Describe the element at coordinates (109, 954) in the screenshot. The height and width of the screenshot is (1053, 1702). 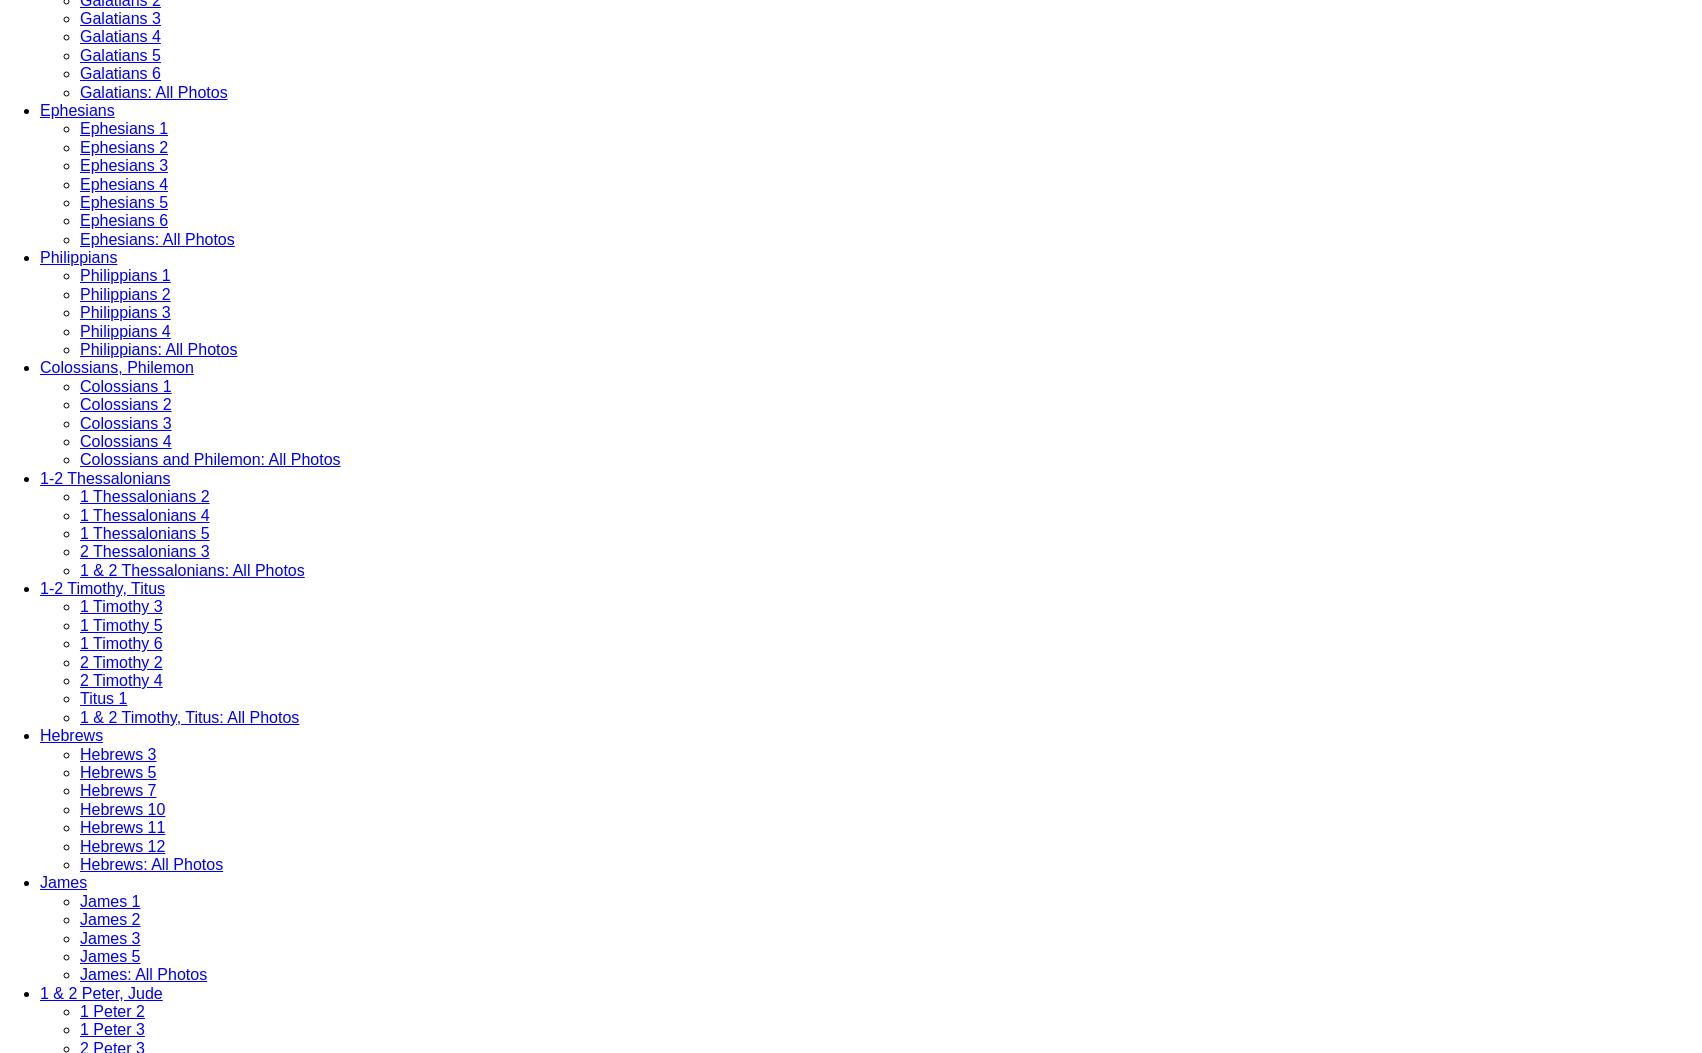
I see `'James 5'` at that location.